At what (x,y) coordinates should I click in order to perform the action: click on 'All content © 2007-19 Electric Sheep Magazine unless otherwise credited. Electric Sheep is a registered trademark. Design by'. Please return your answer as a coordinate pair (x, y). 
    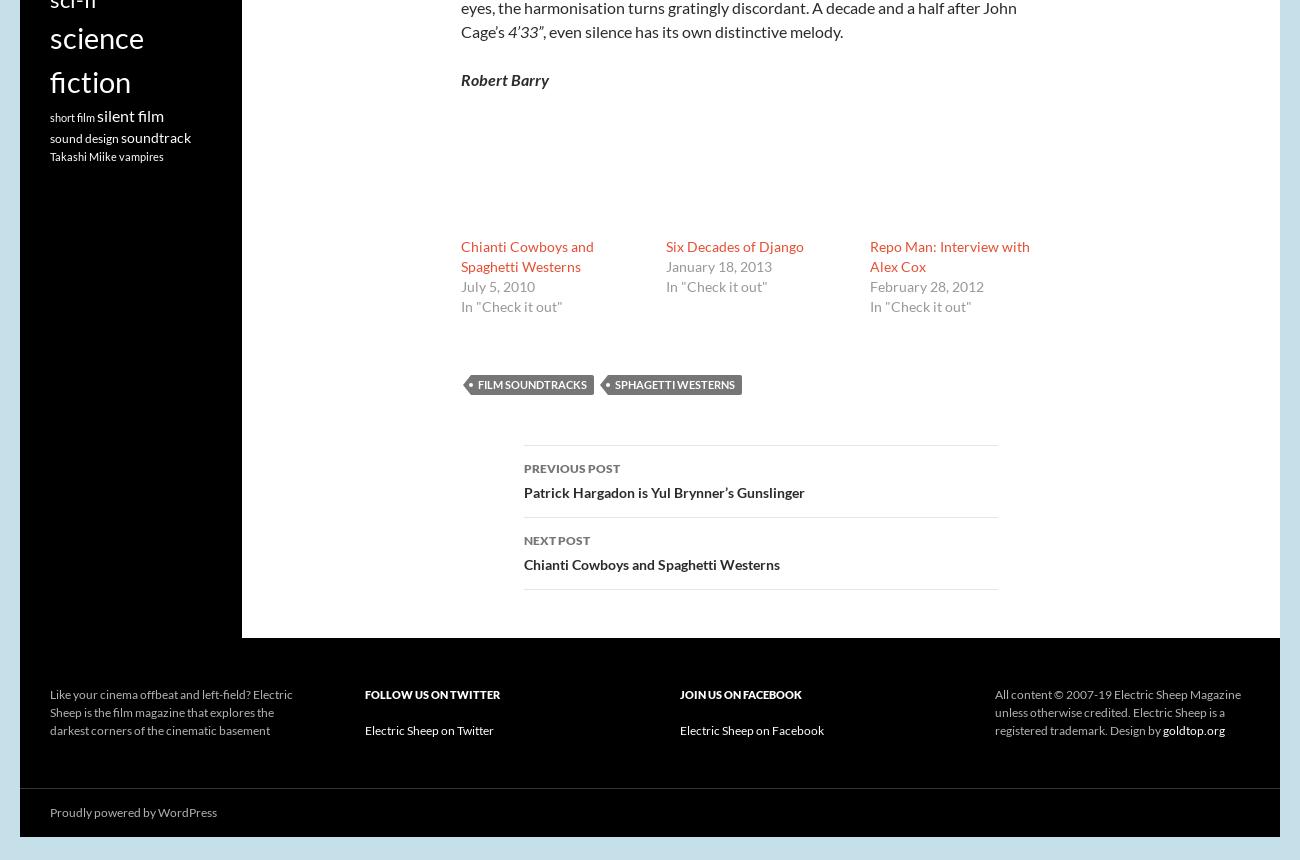
    Looking at the image, I should click on (1117, 711).